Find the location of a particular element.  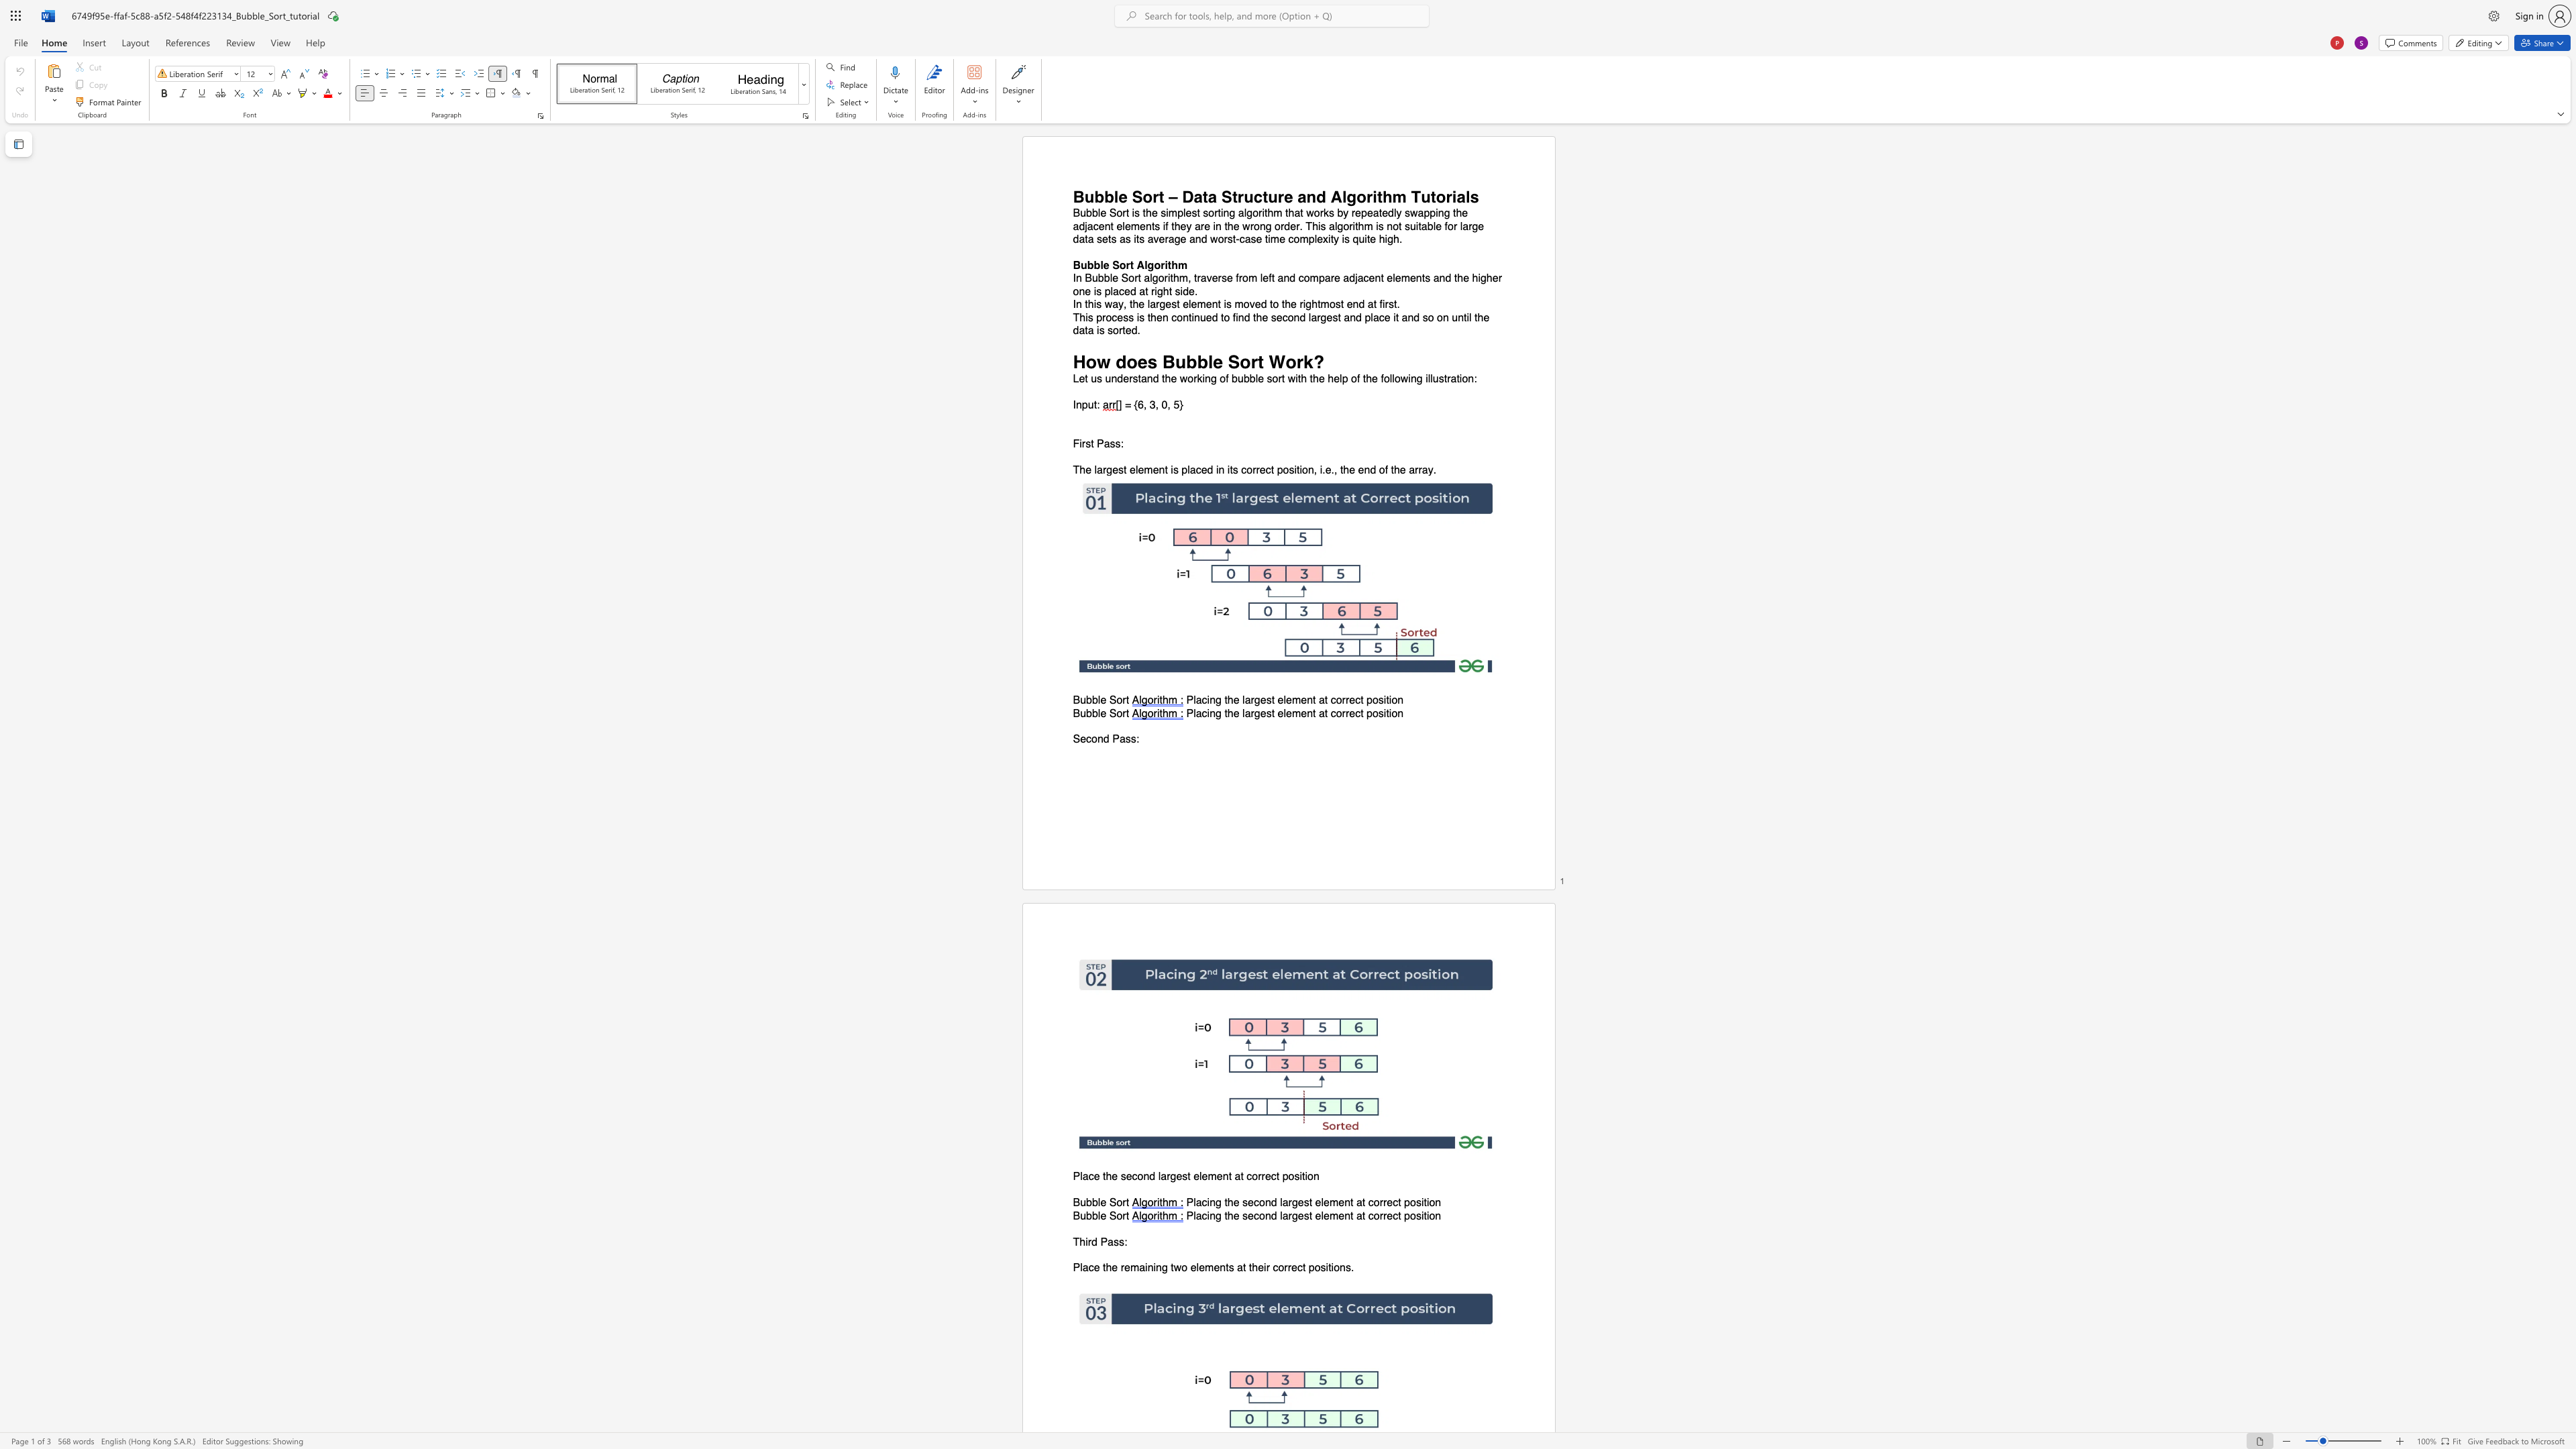

the 2th character "o" in the text is located at coordinates (1284, 470).